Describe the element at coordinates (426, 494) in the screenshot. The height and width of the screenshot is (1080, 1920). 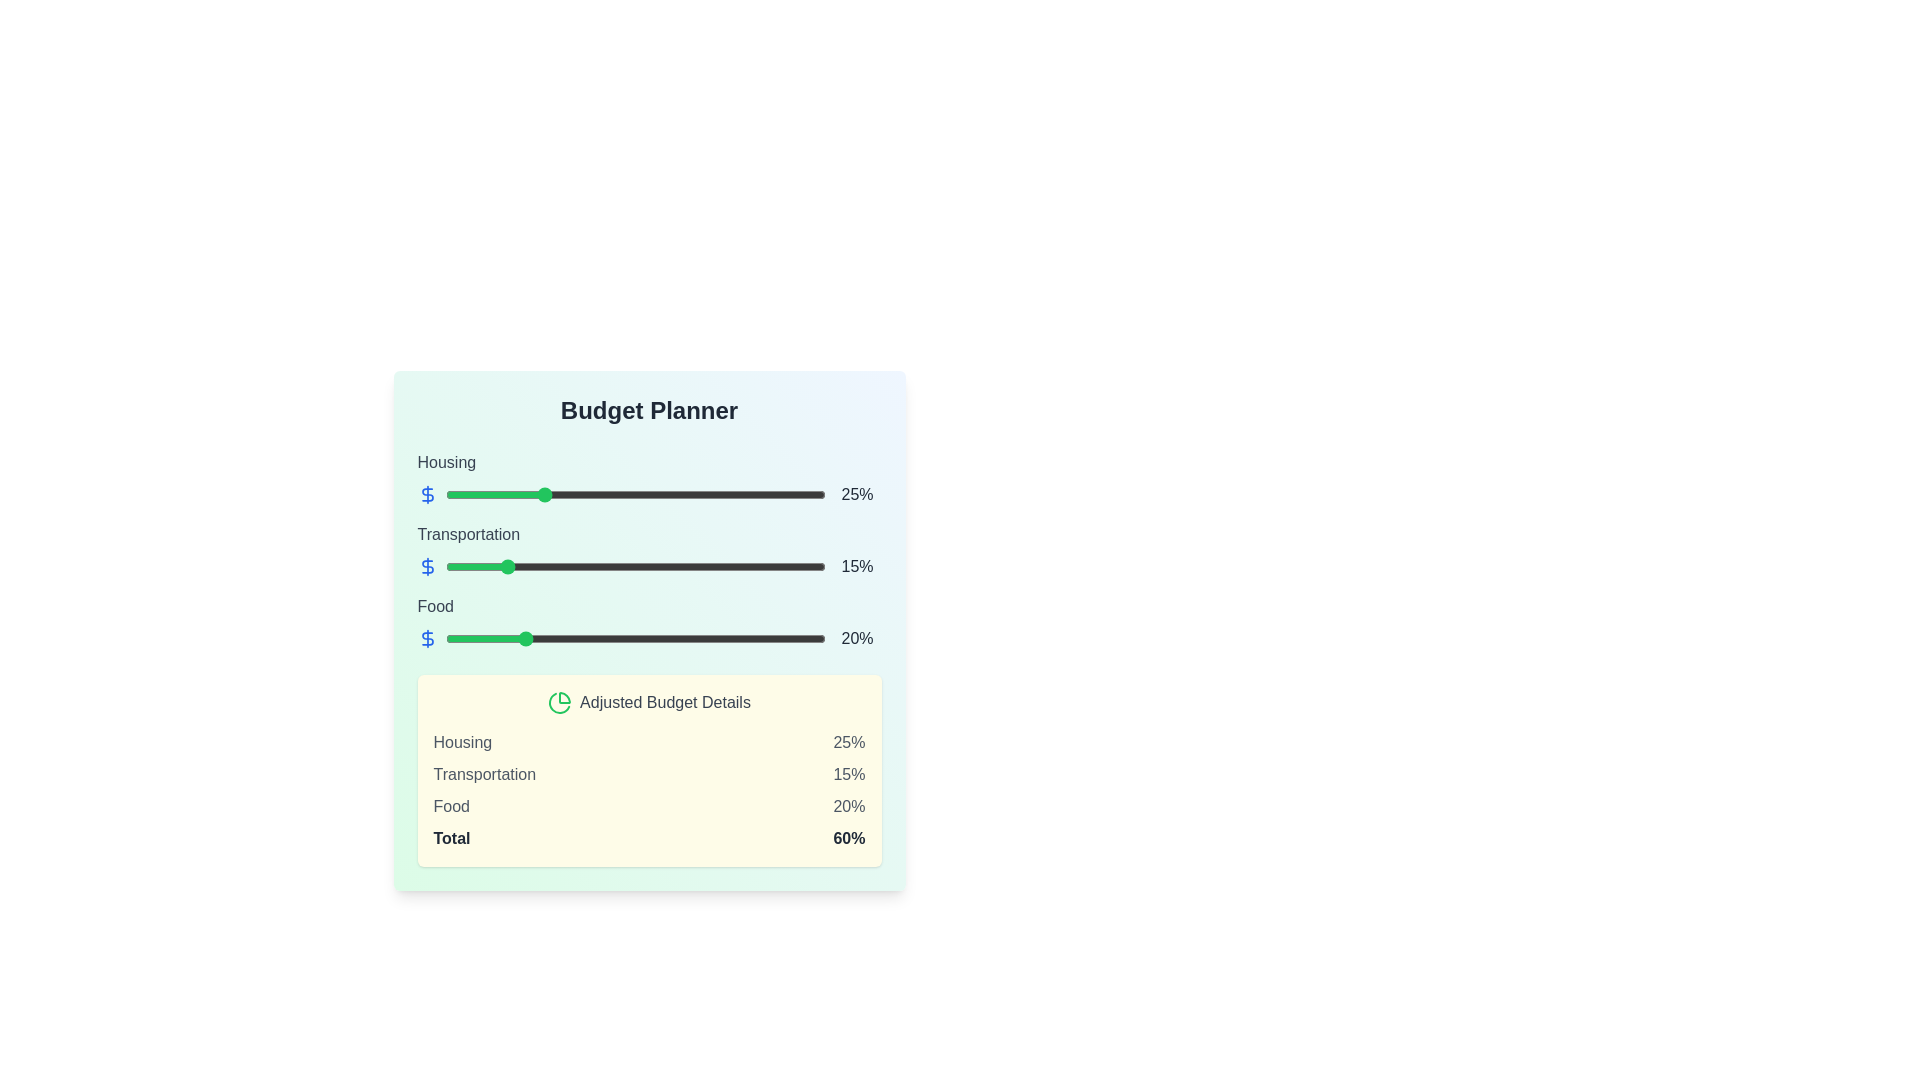
I see `the monetary value icon located to the left of the slider bar associated with housing adjustments, positioned slightly above the '25%' percentage text` at that location.